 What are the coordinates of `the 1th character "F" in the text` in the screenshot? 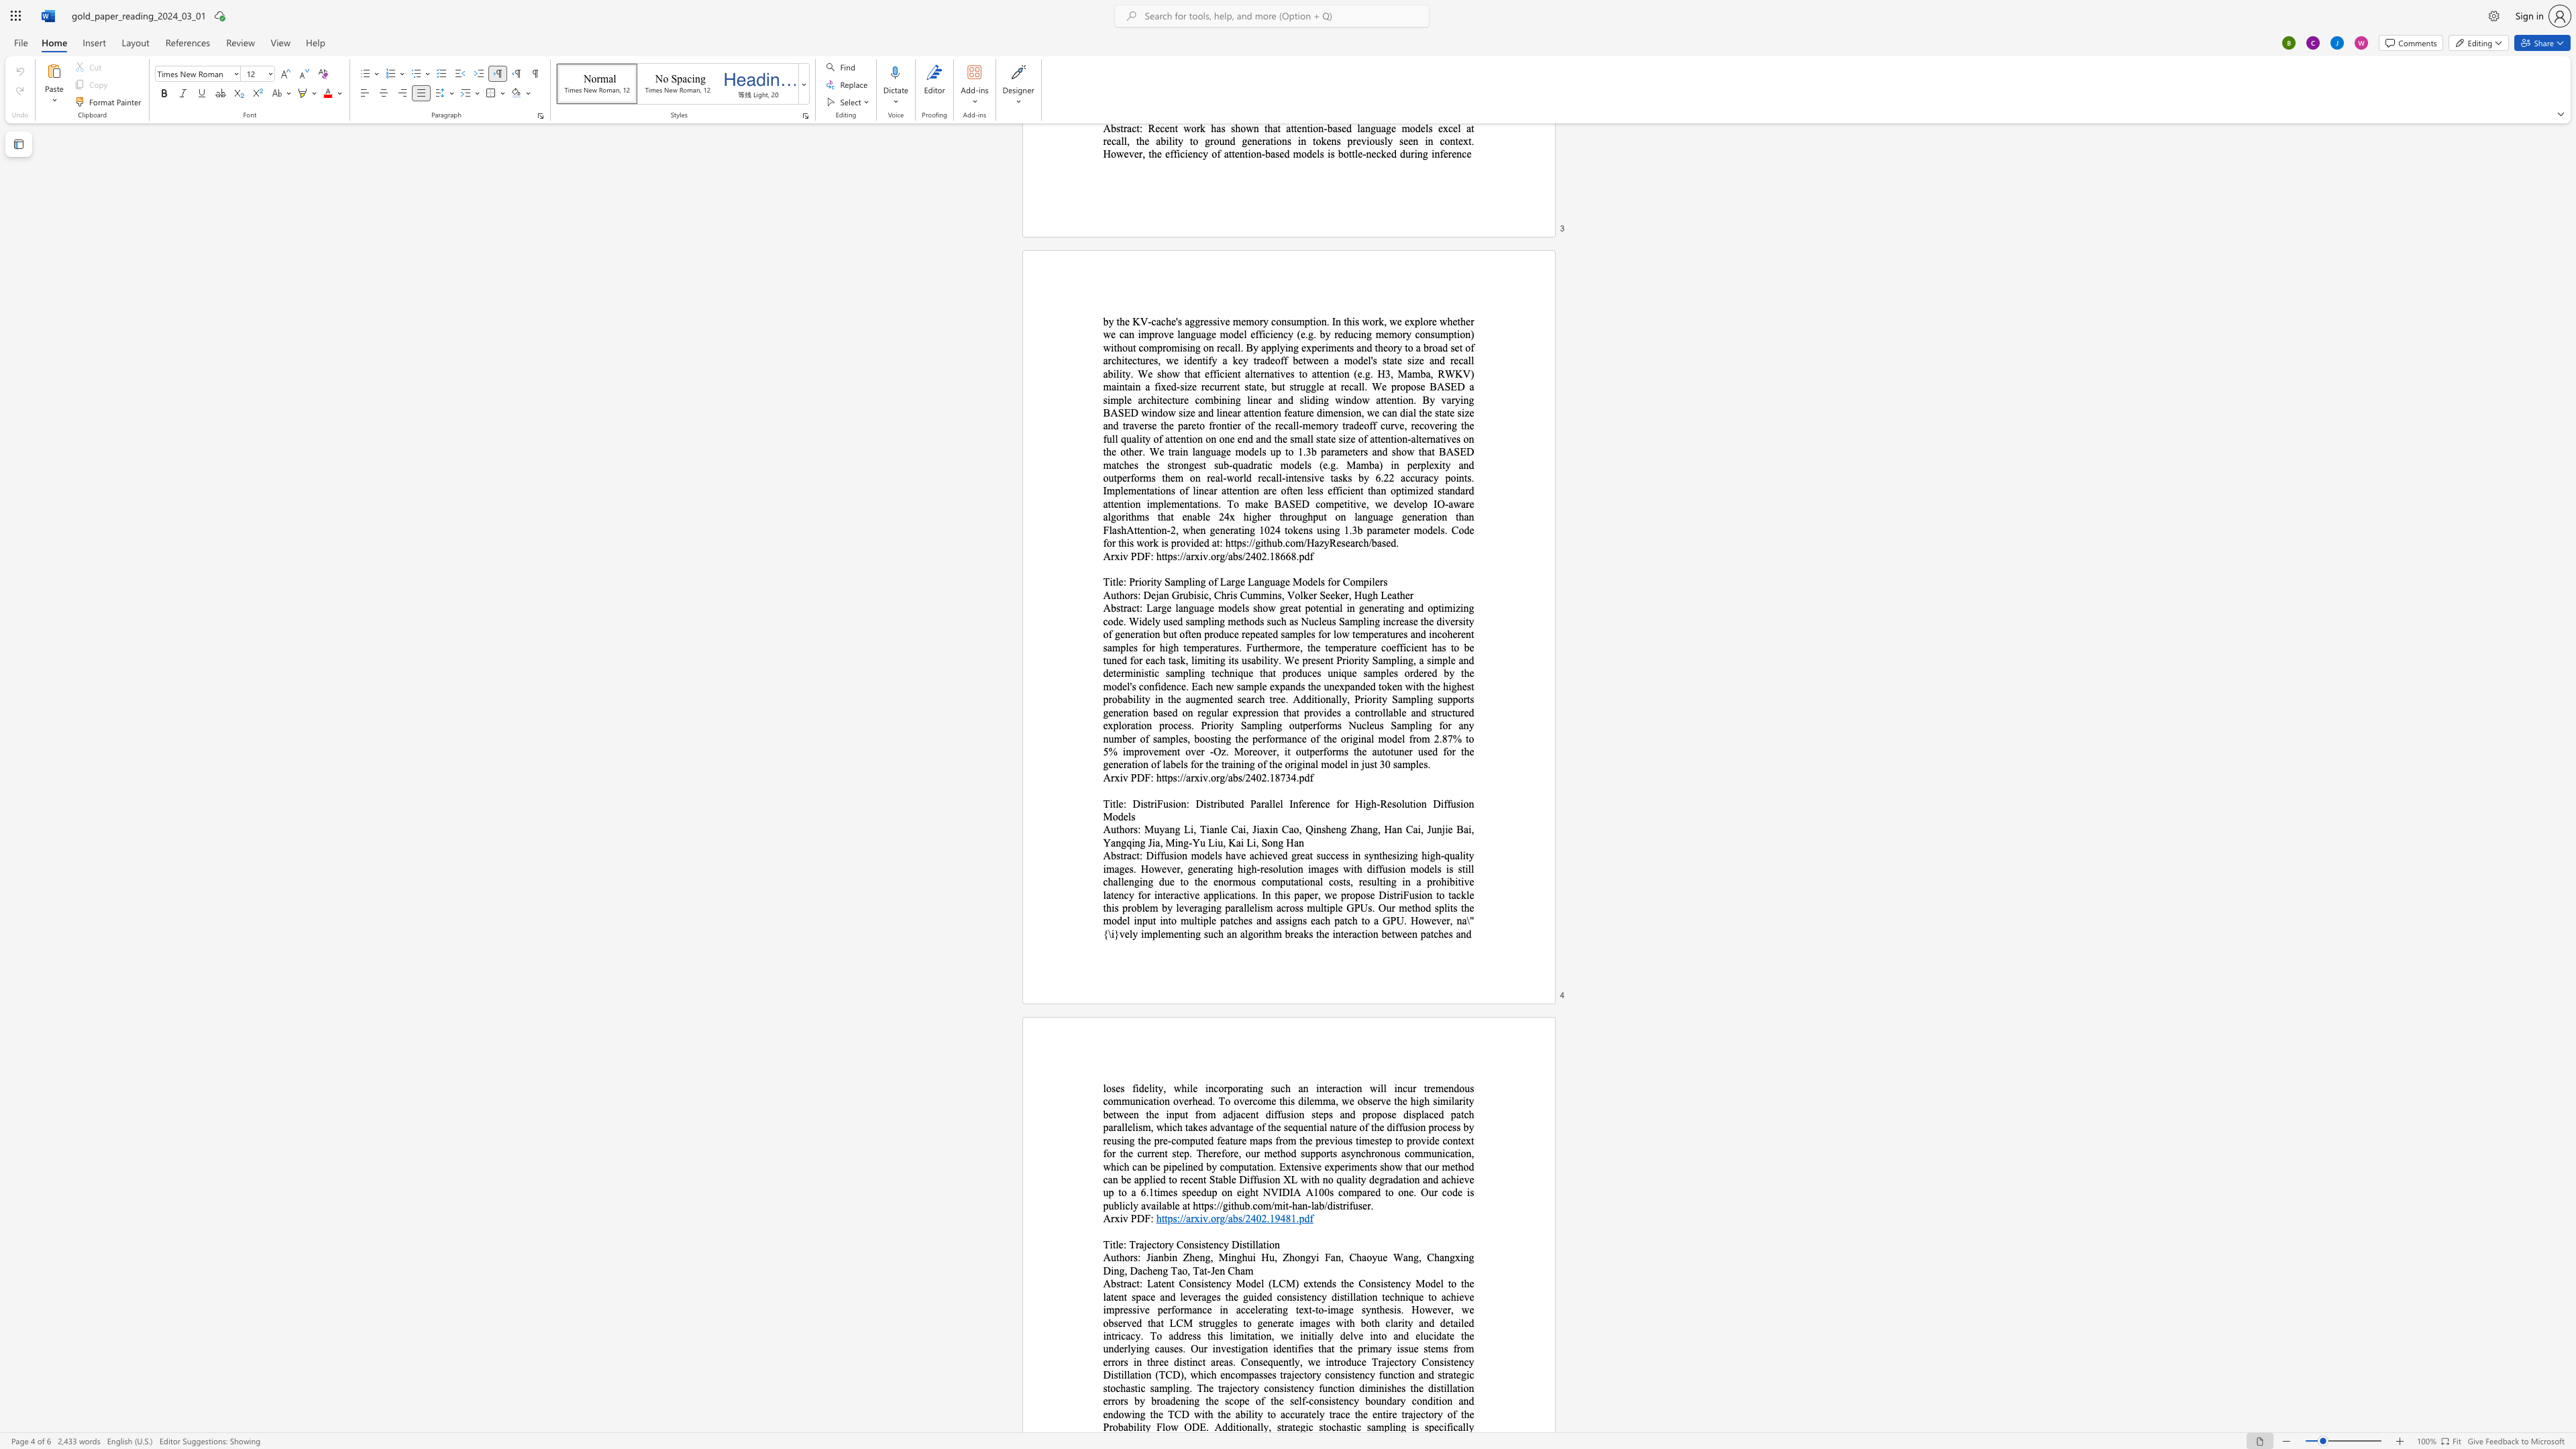 It's located at (1146, 776).